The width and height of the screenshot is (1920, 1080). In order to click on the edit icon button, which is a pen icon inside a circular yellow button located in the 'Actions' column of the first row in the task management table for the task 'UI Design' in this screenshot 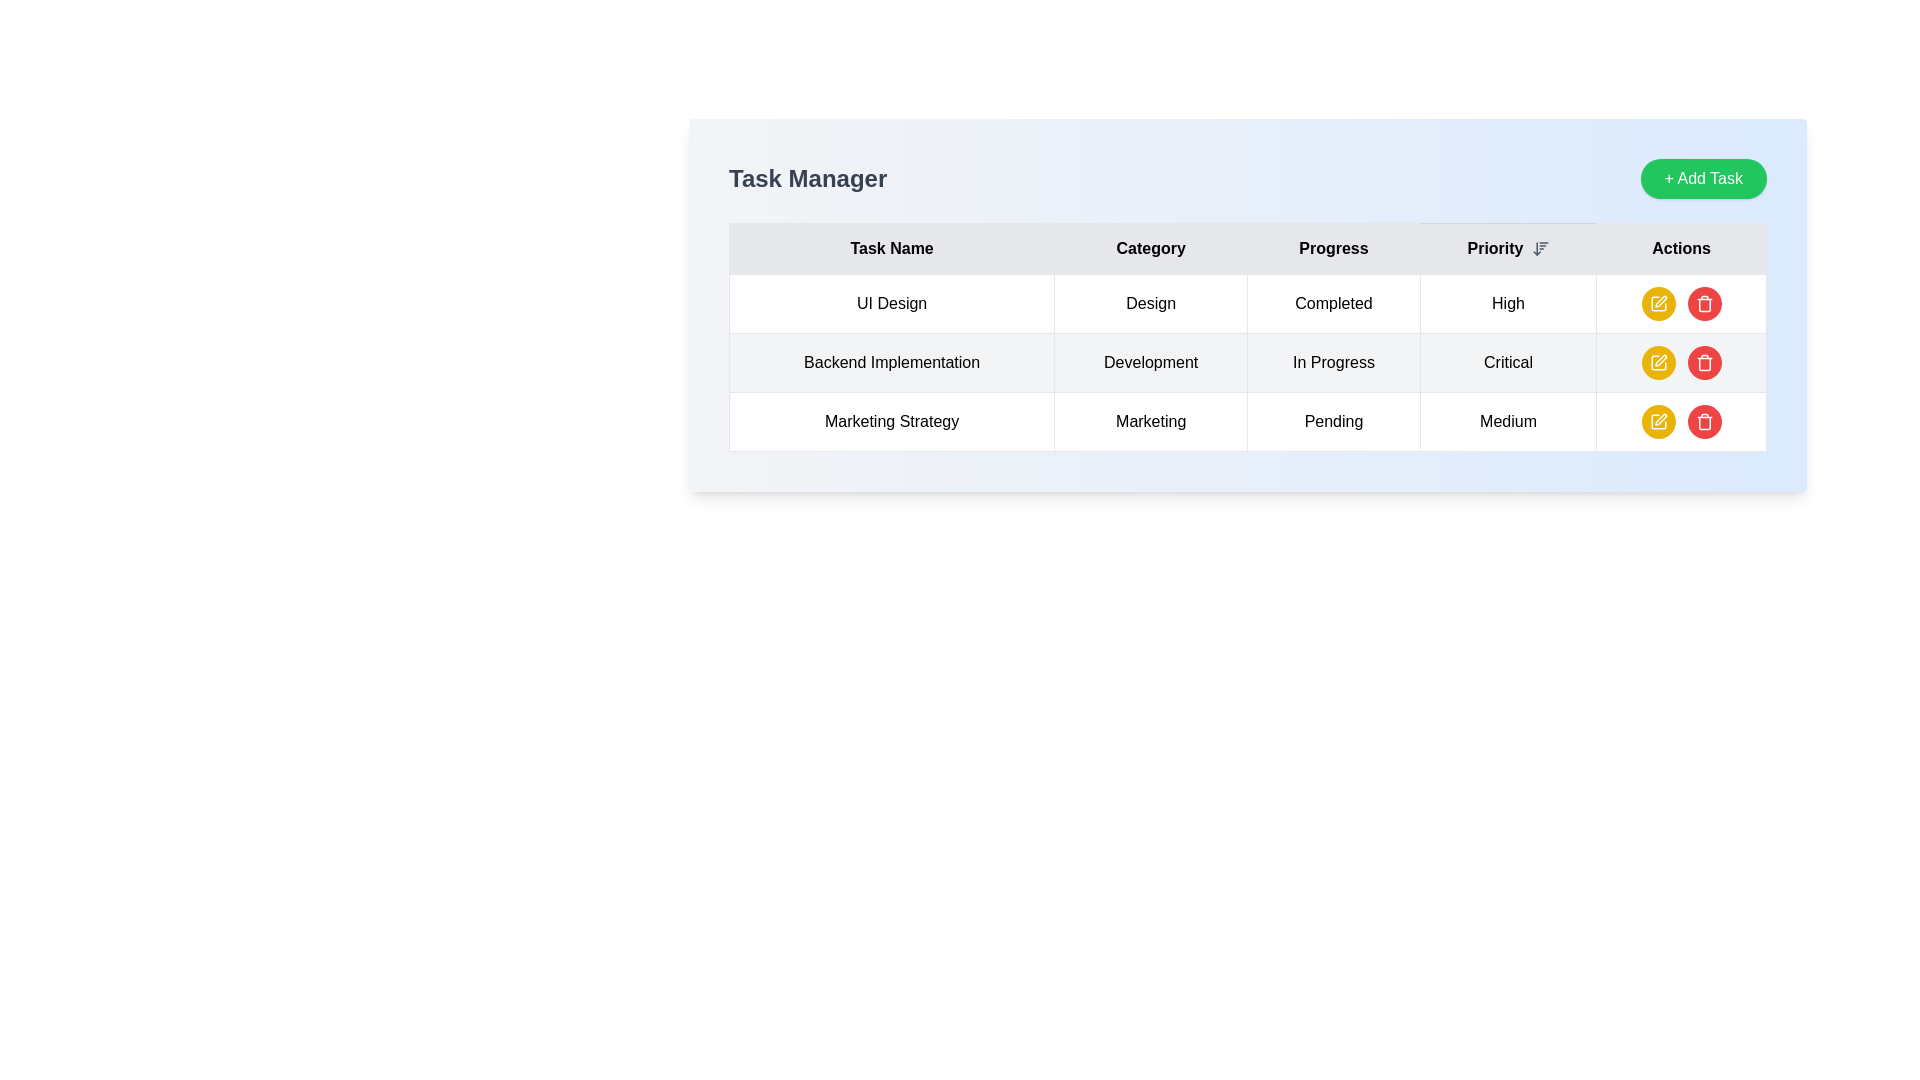, I will do `click(1658, 304)`.